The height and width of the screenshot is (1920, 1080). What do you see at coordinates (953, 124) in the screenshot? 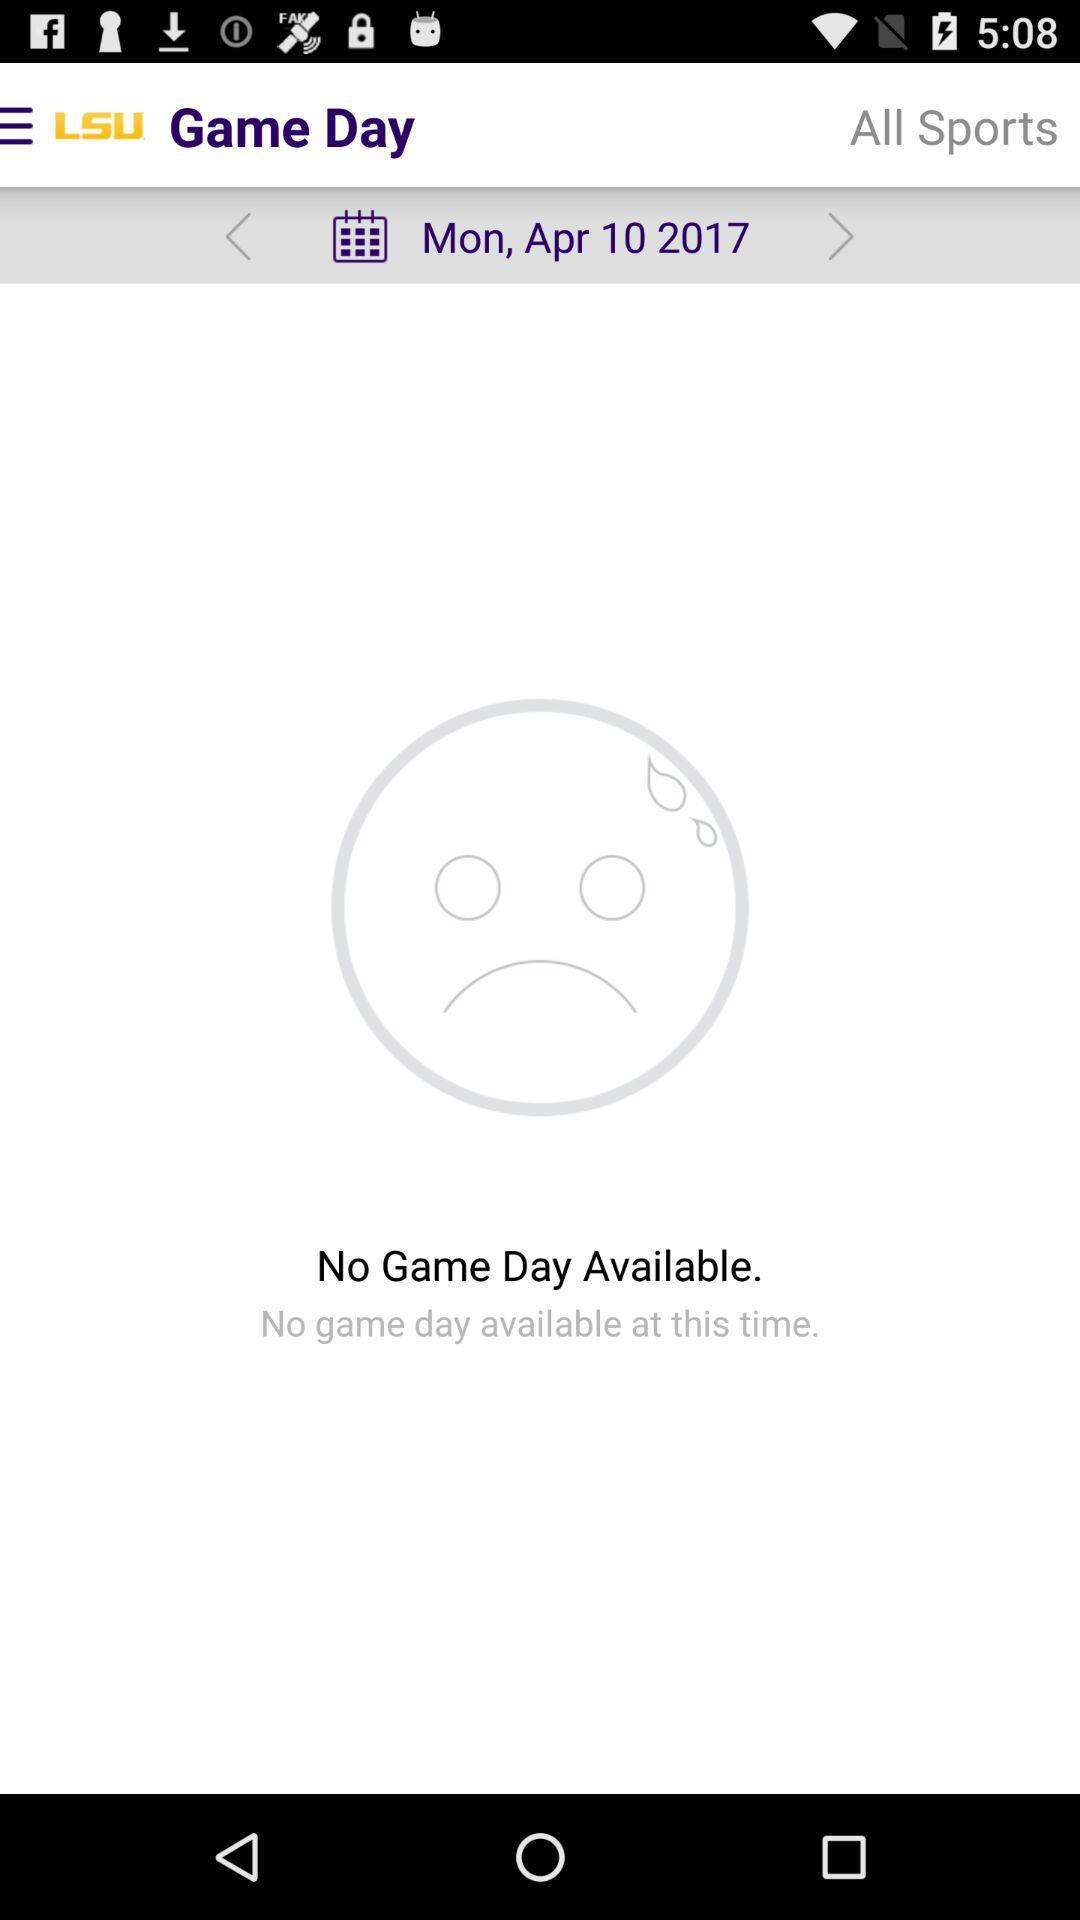
I see `the item to the right of mon apr 10` at bounding box center [953, 124].